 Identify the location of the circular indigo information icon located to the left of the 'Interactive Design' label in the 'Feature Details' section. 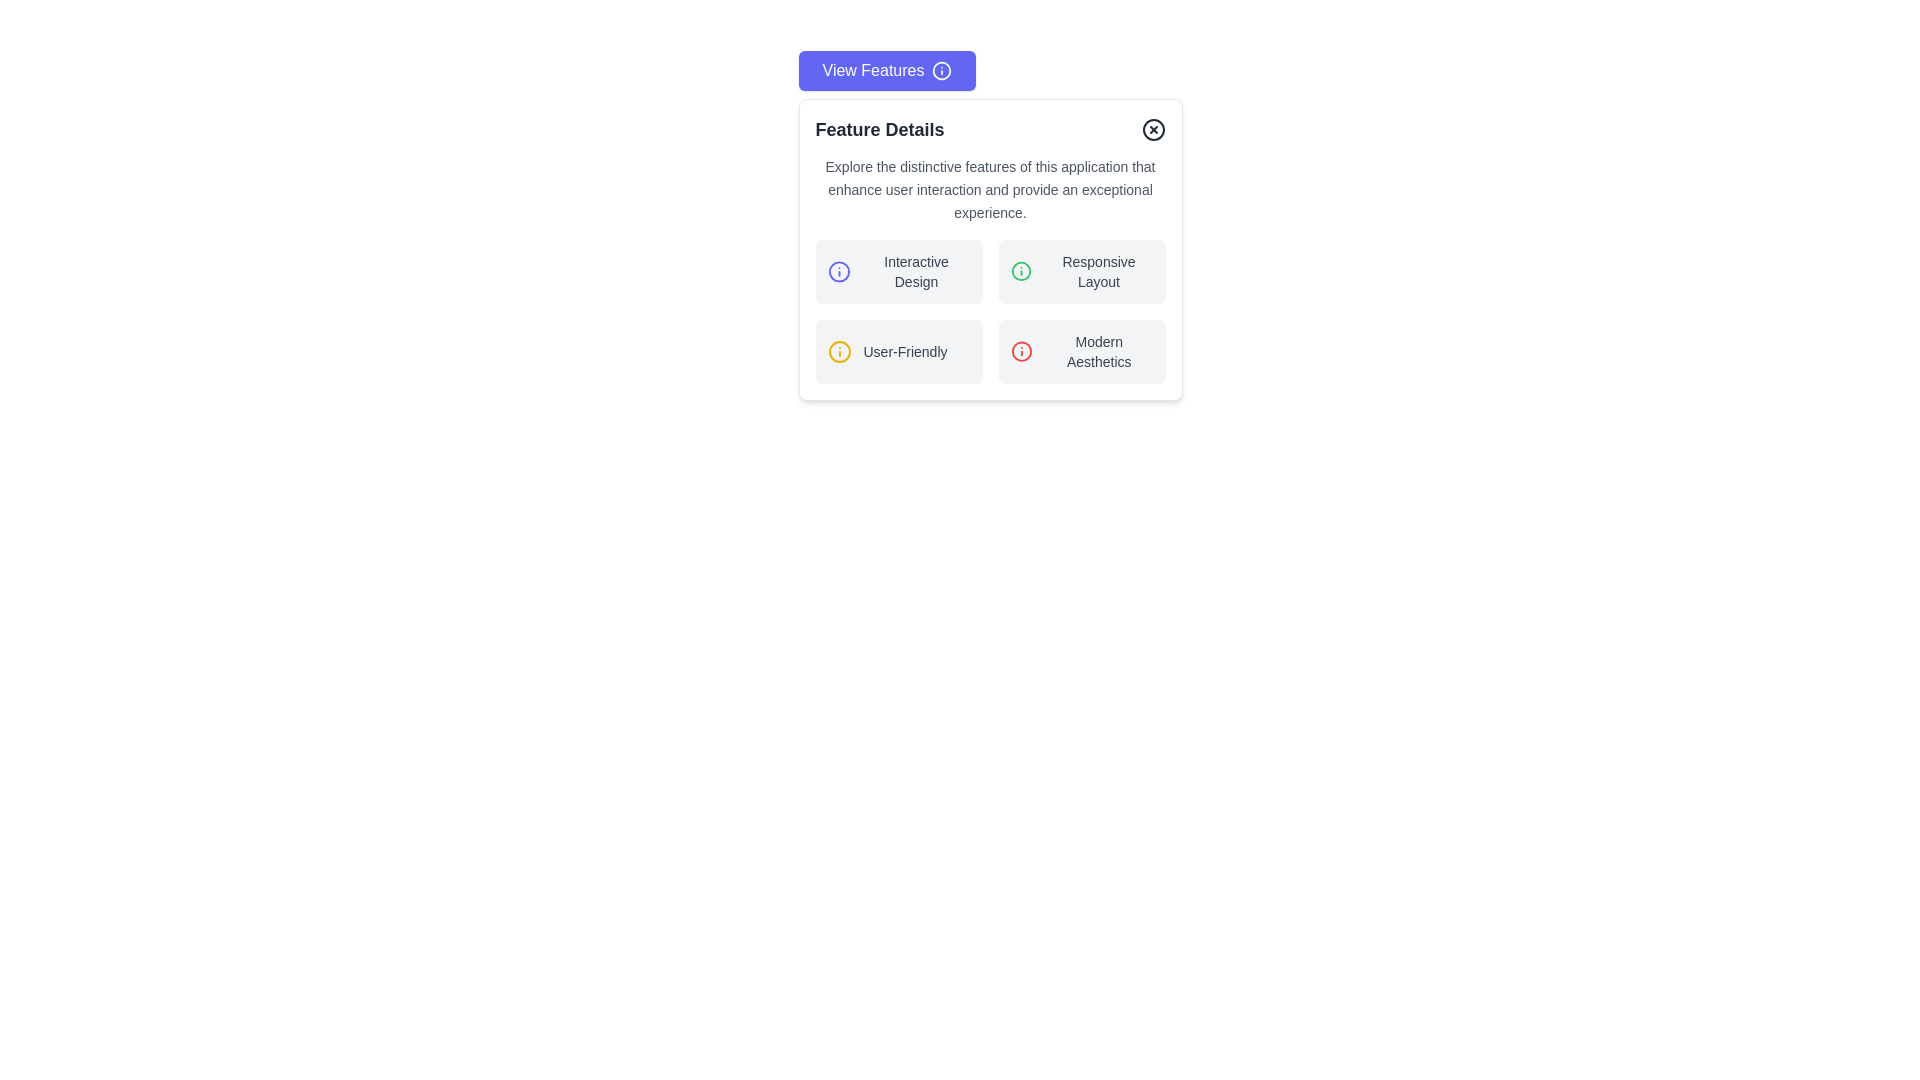
(839, 272).